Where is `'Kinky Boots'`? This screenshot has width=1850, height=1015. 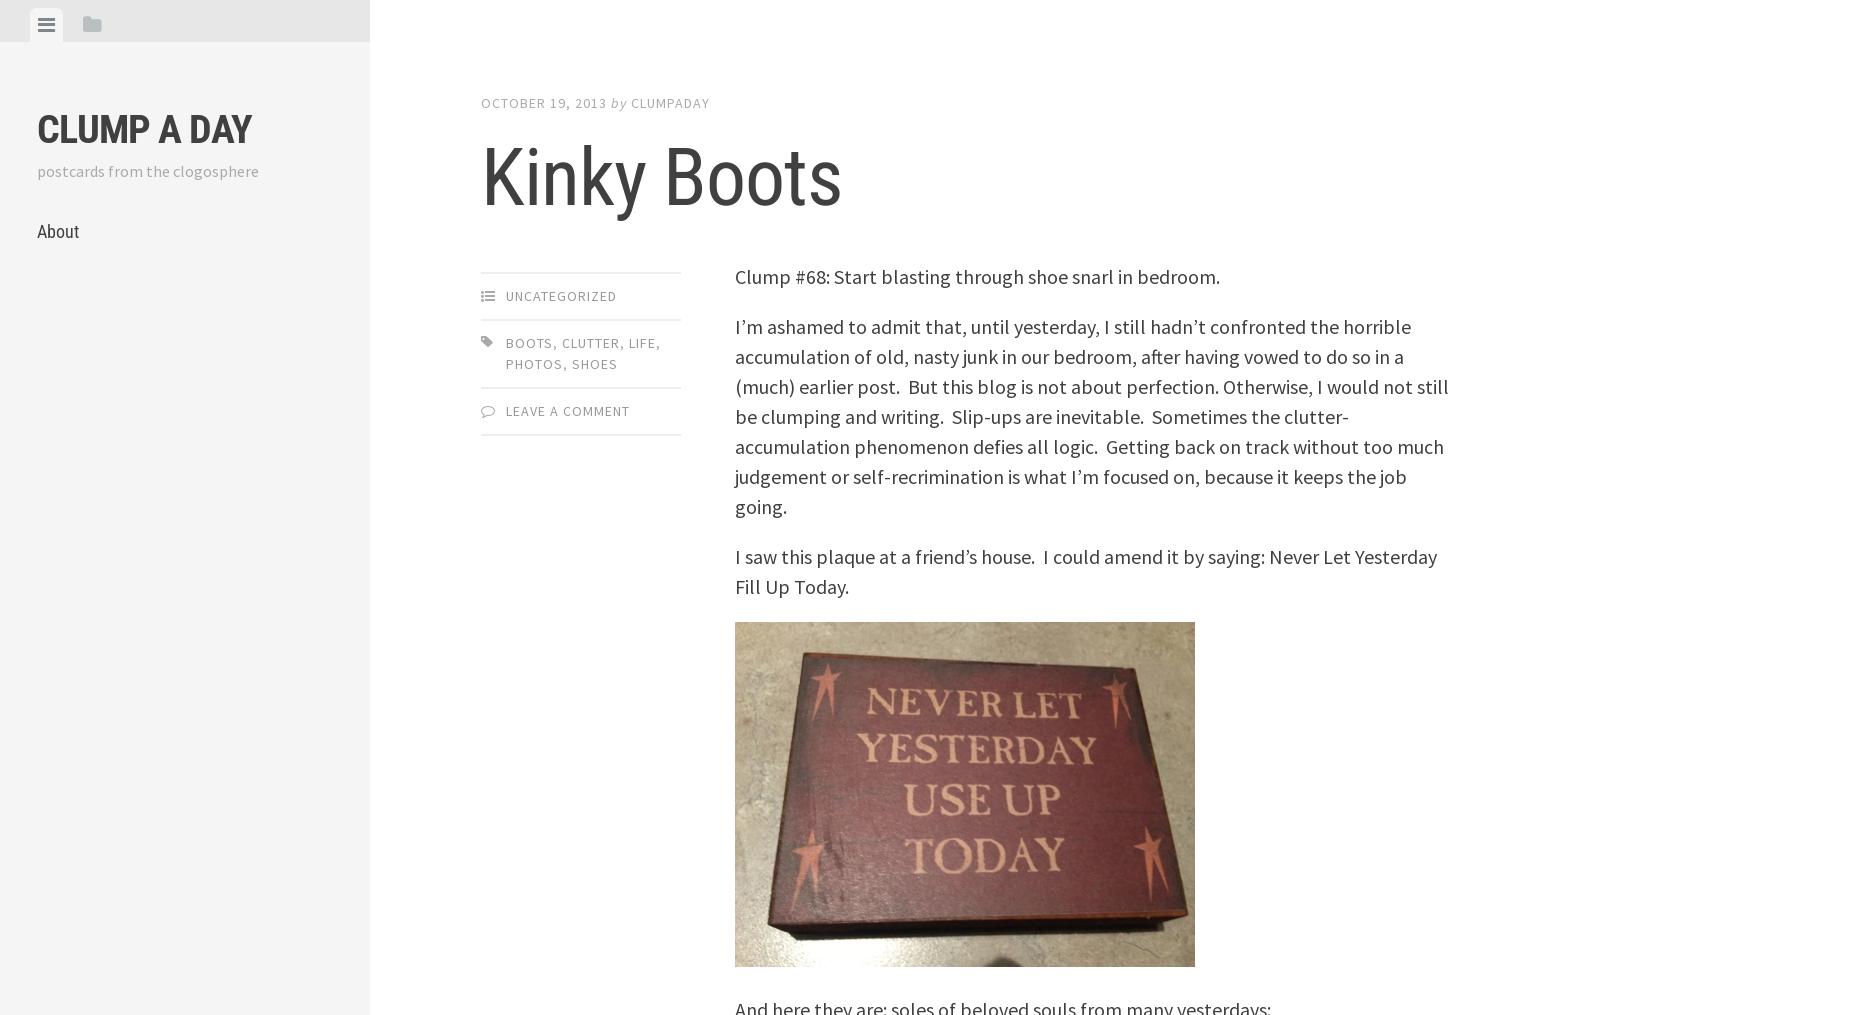 'Kinky Boots' is located at coordinates (661, 176).